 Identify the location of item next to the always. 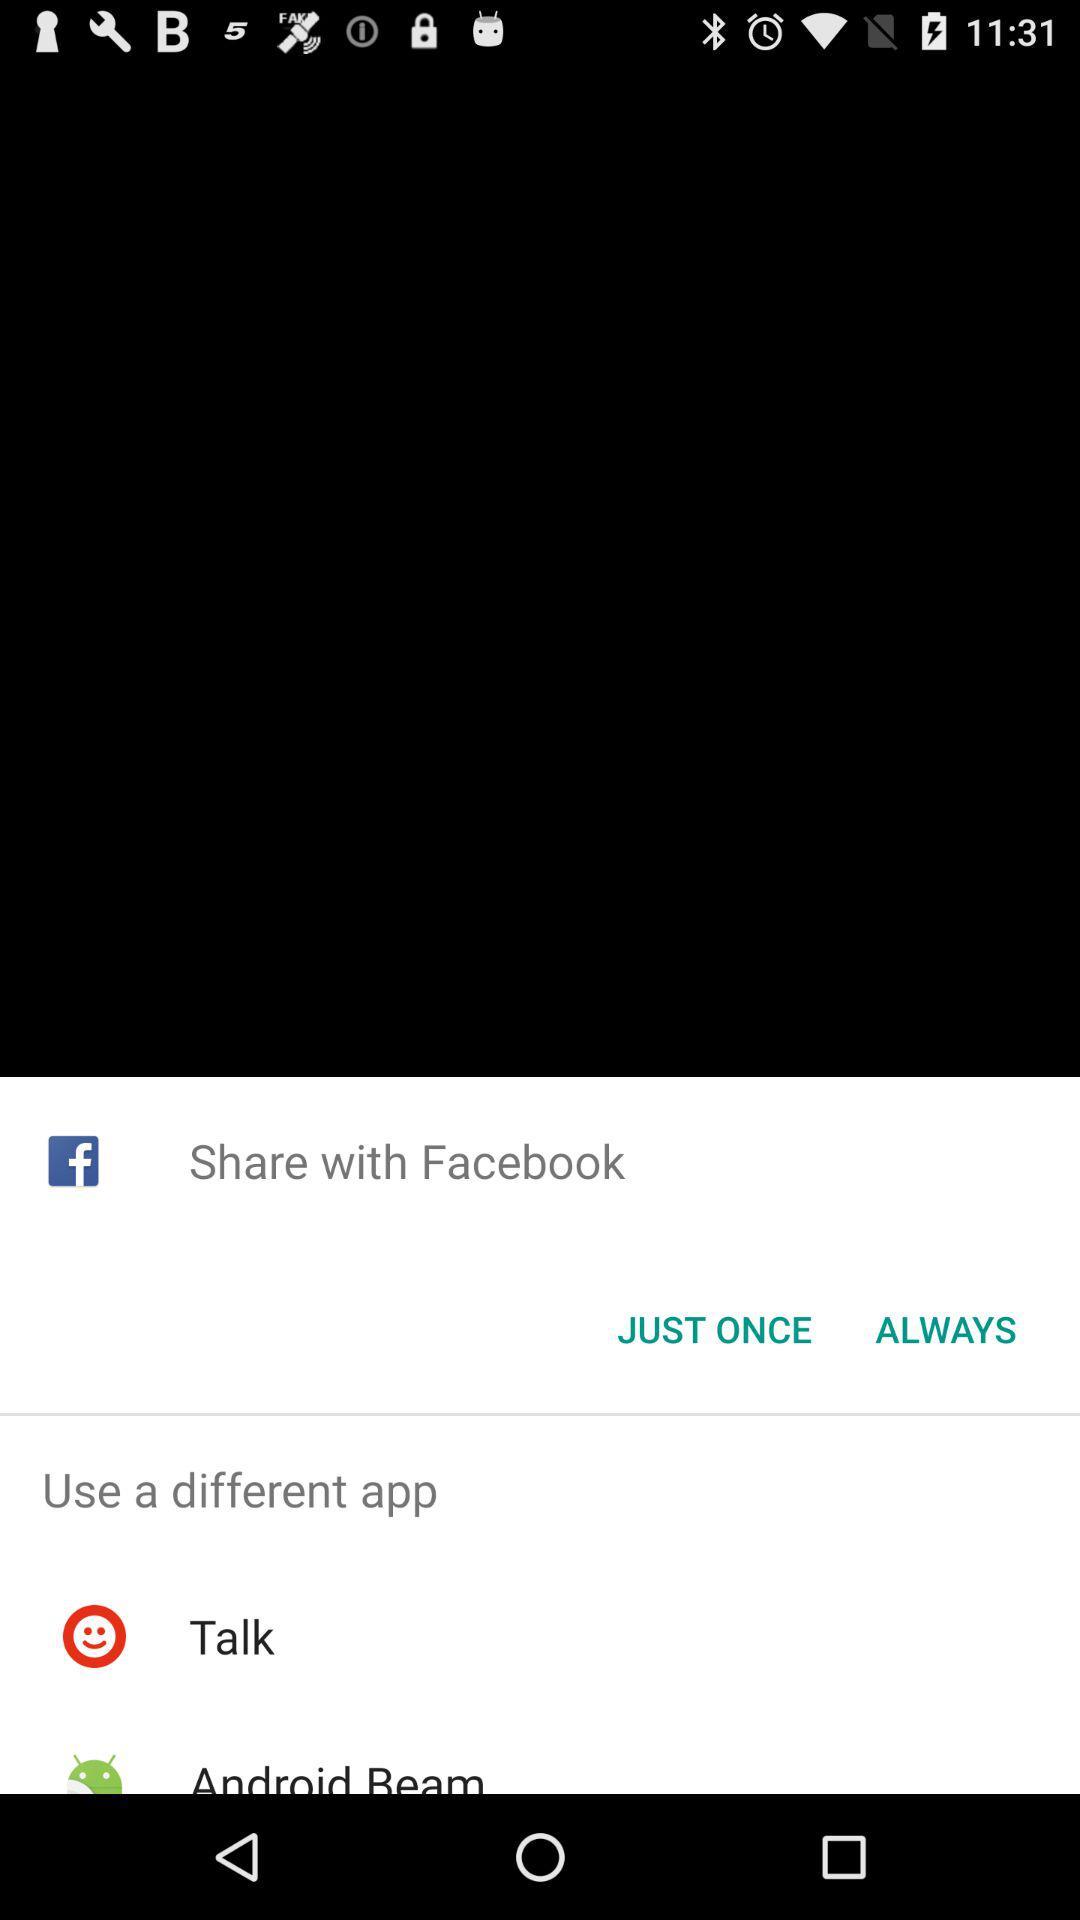
(713, 1329).